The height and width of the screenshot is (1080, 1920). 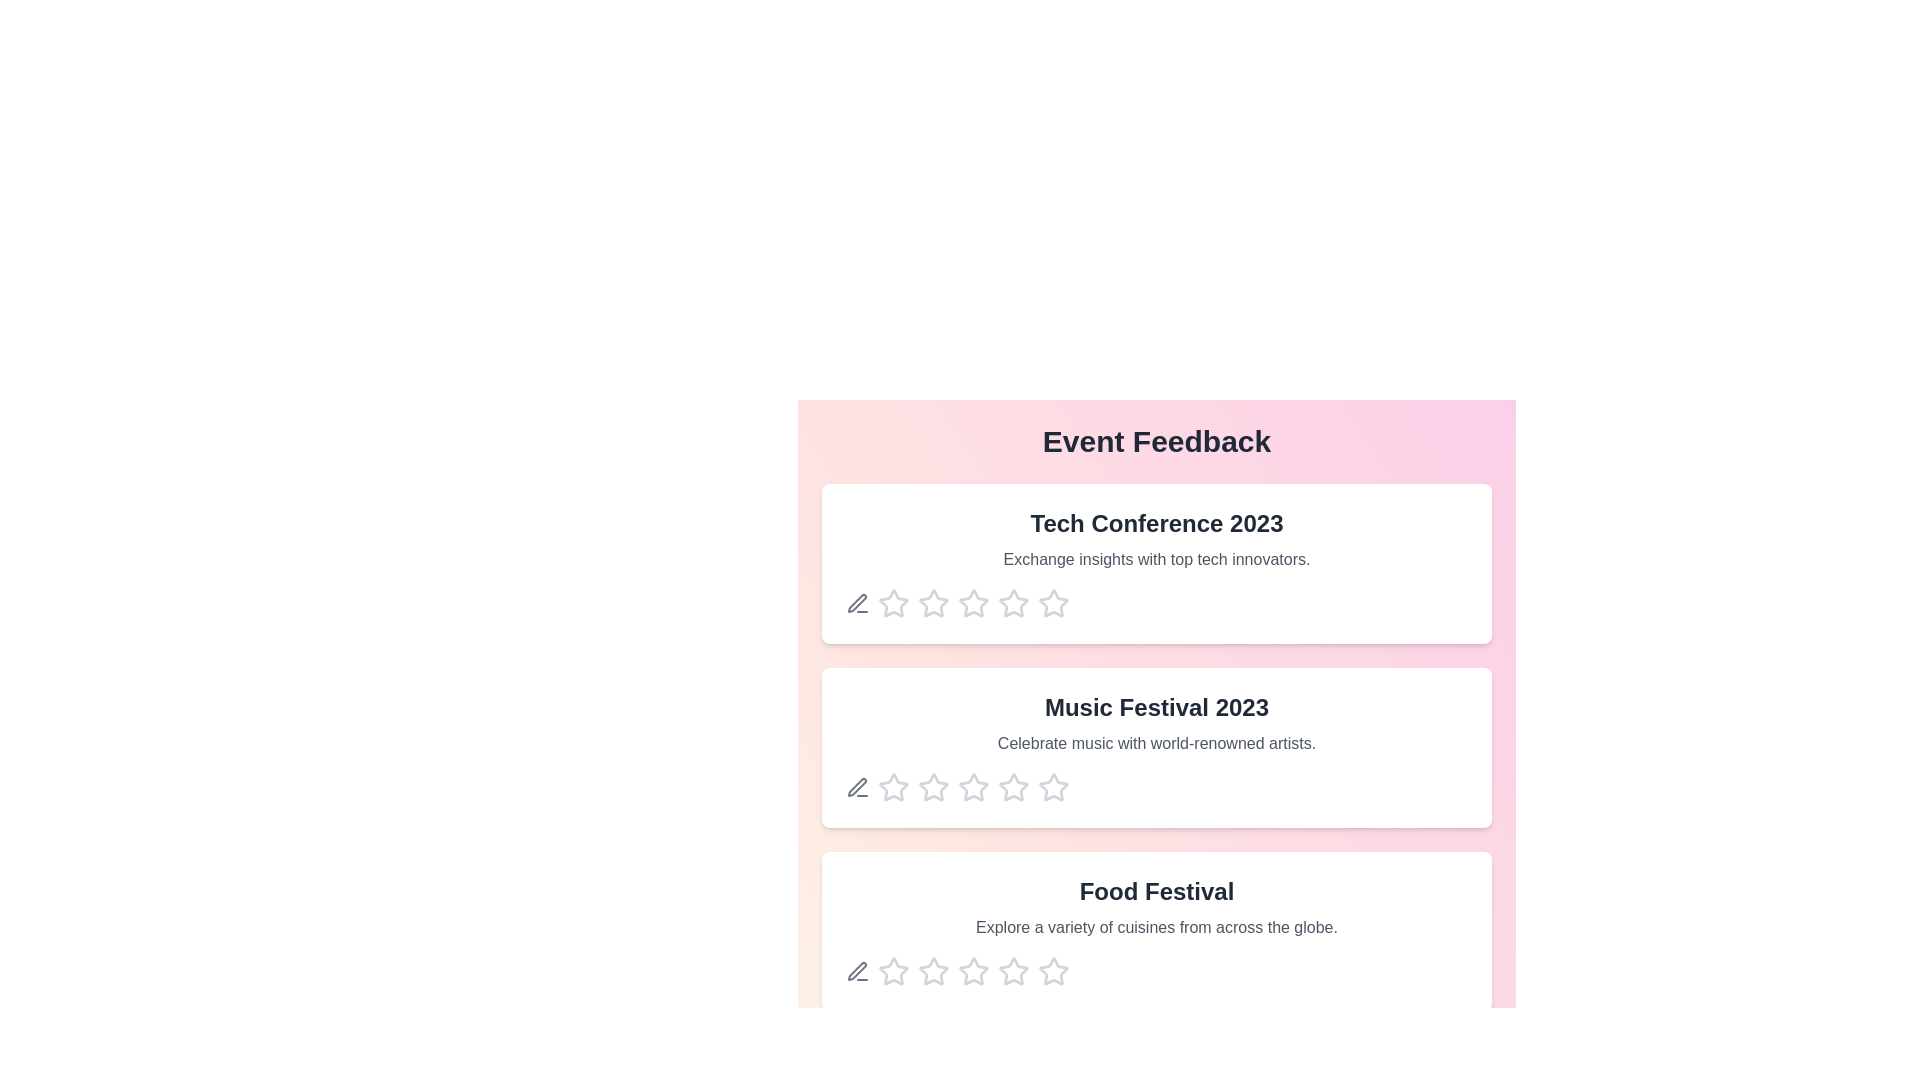 I want to click on the star corresponding to the rating 2, so click(x=933, y=603).